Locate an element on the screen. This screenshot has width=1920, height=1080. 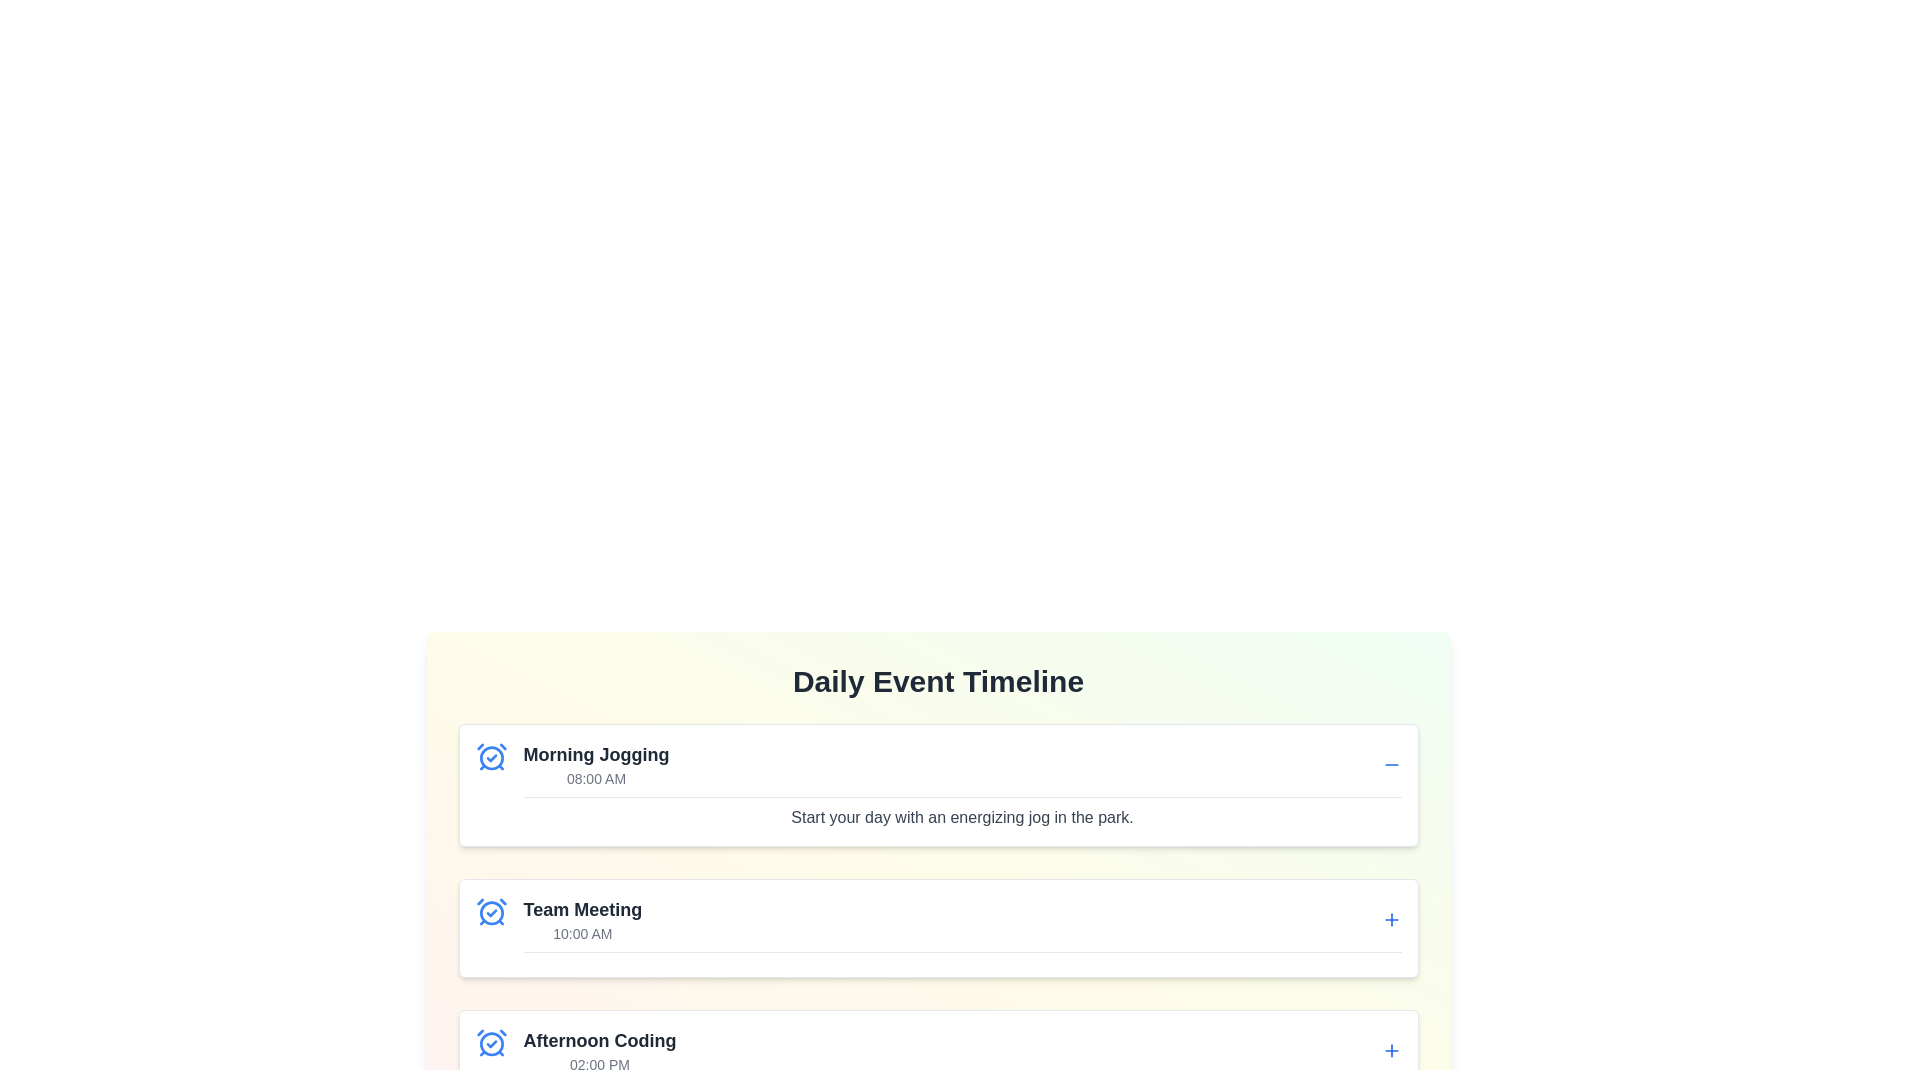
the 'Morning Jogging' Activity Card, which is the first card in the vertical list of activities is located at coordinates (937, 784).